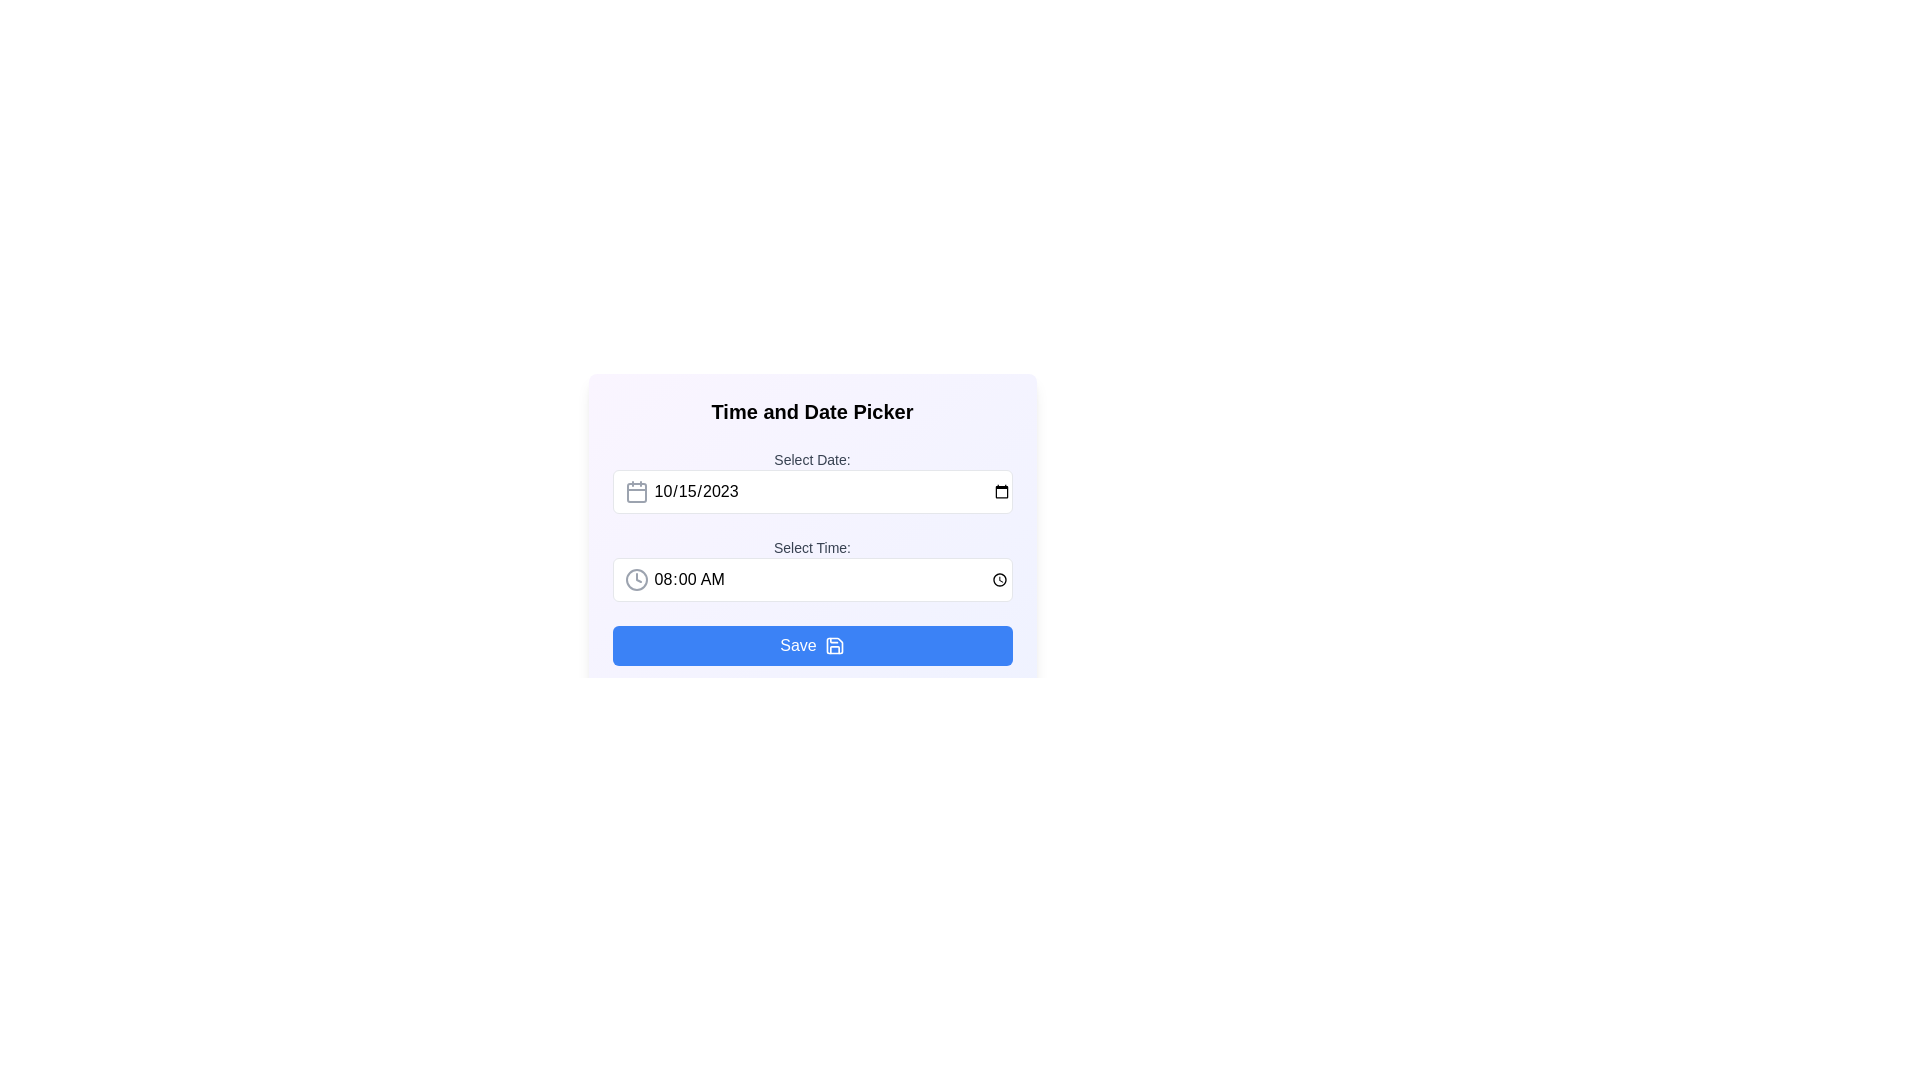  What do you see at coordinates (812, 571) in the screenshot?
I see `displayed date and time from the 'Time and Date Picker' UI component, which includes input fields for selection and a 'Save' button at the bottom` at bounding box center [812, 571].